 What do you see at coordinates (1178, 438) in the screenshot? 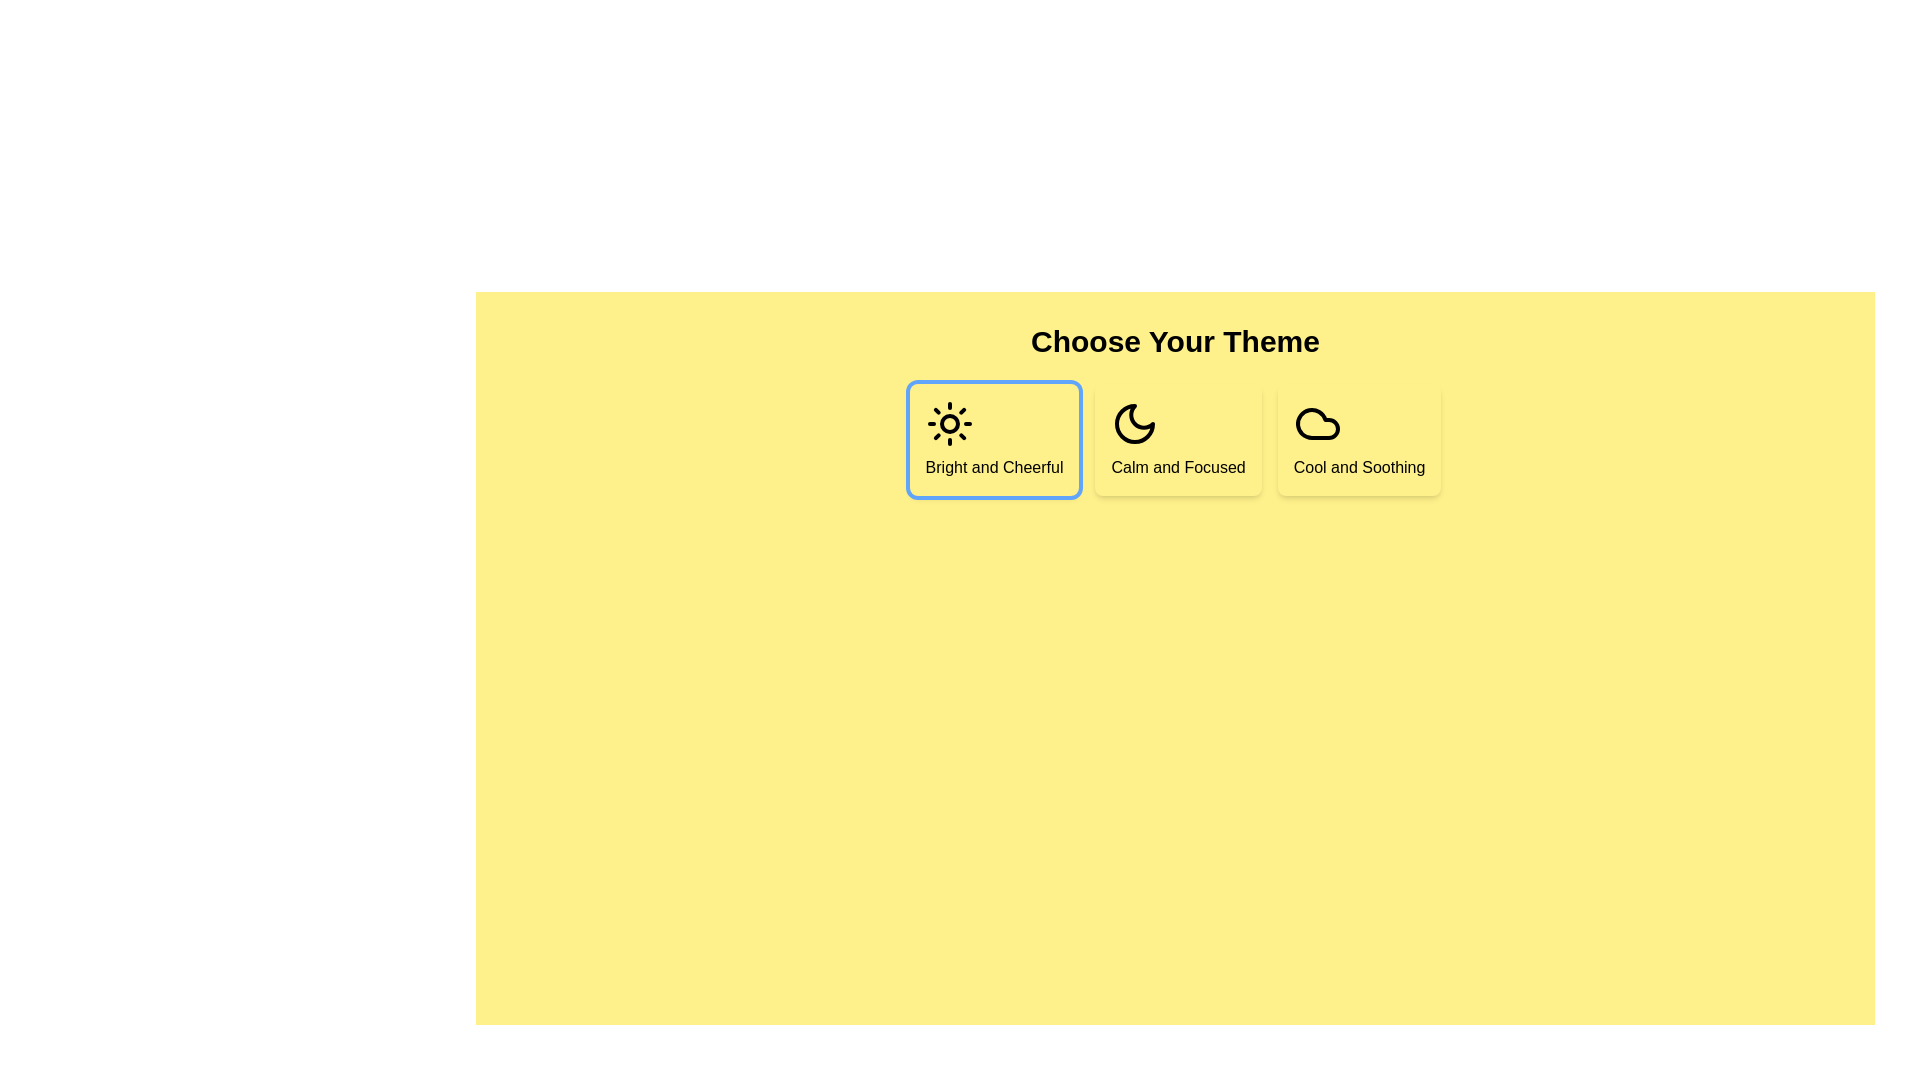
I see `the button corresponding to the theme 'Calm and Focused'` at bounding box center [1178, 438].